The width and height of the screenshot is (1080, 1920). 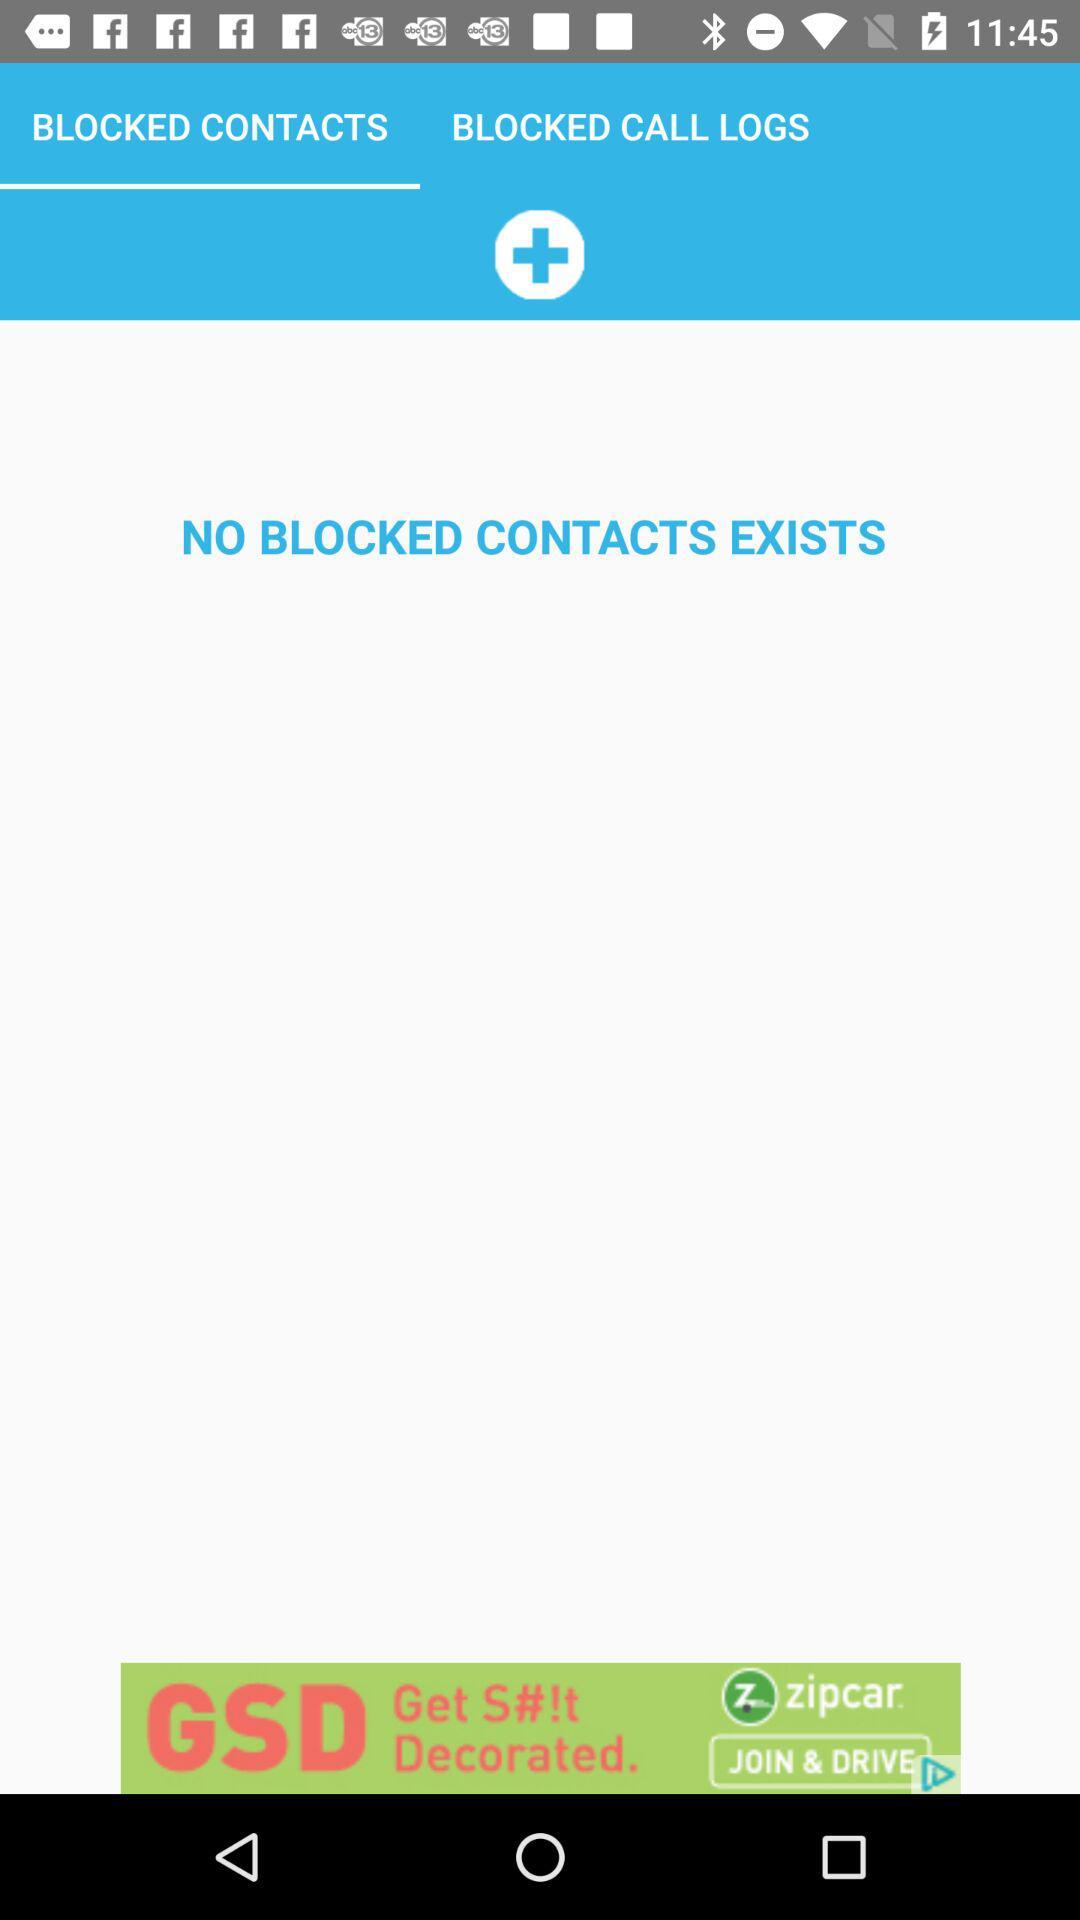 What do you see at coordinates (538, 253) in the screenshot?
I see `advertisement account` at bounding box center [538, 253].